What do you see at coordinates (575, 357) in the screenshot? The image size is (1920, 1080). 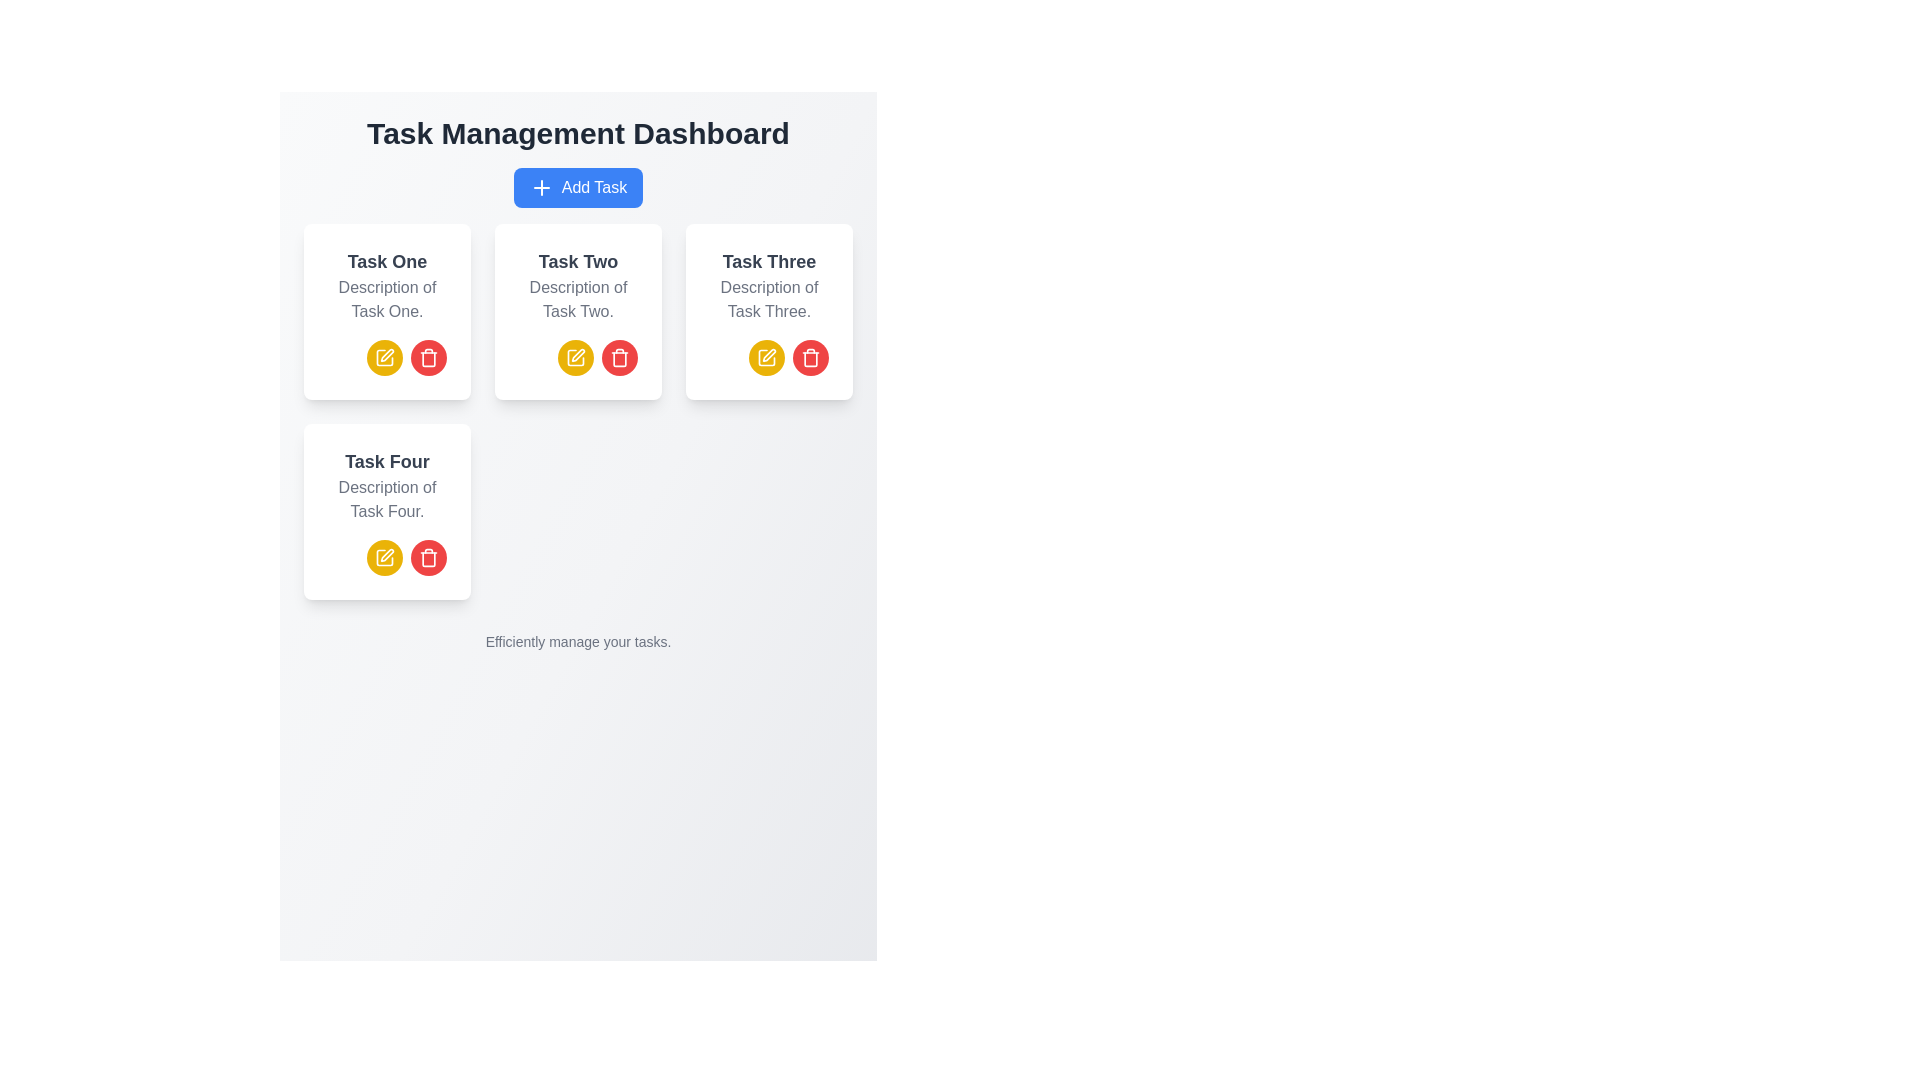 I see `the yellow square icon with a pen overlay, located in the 'Task Two' card` at bounding box center [575, 357].